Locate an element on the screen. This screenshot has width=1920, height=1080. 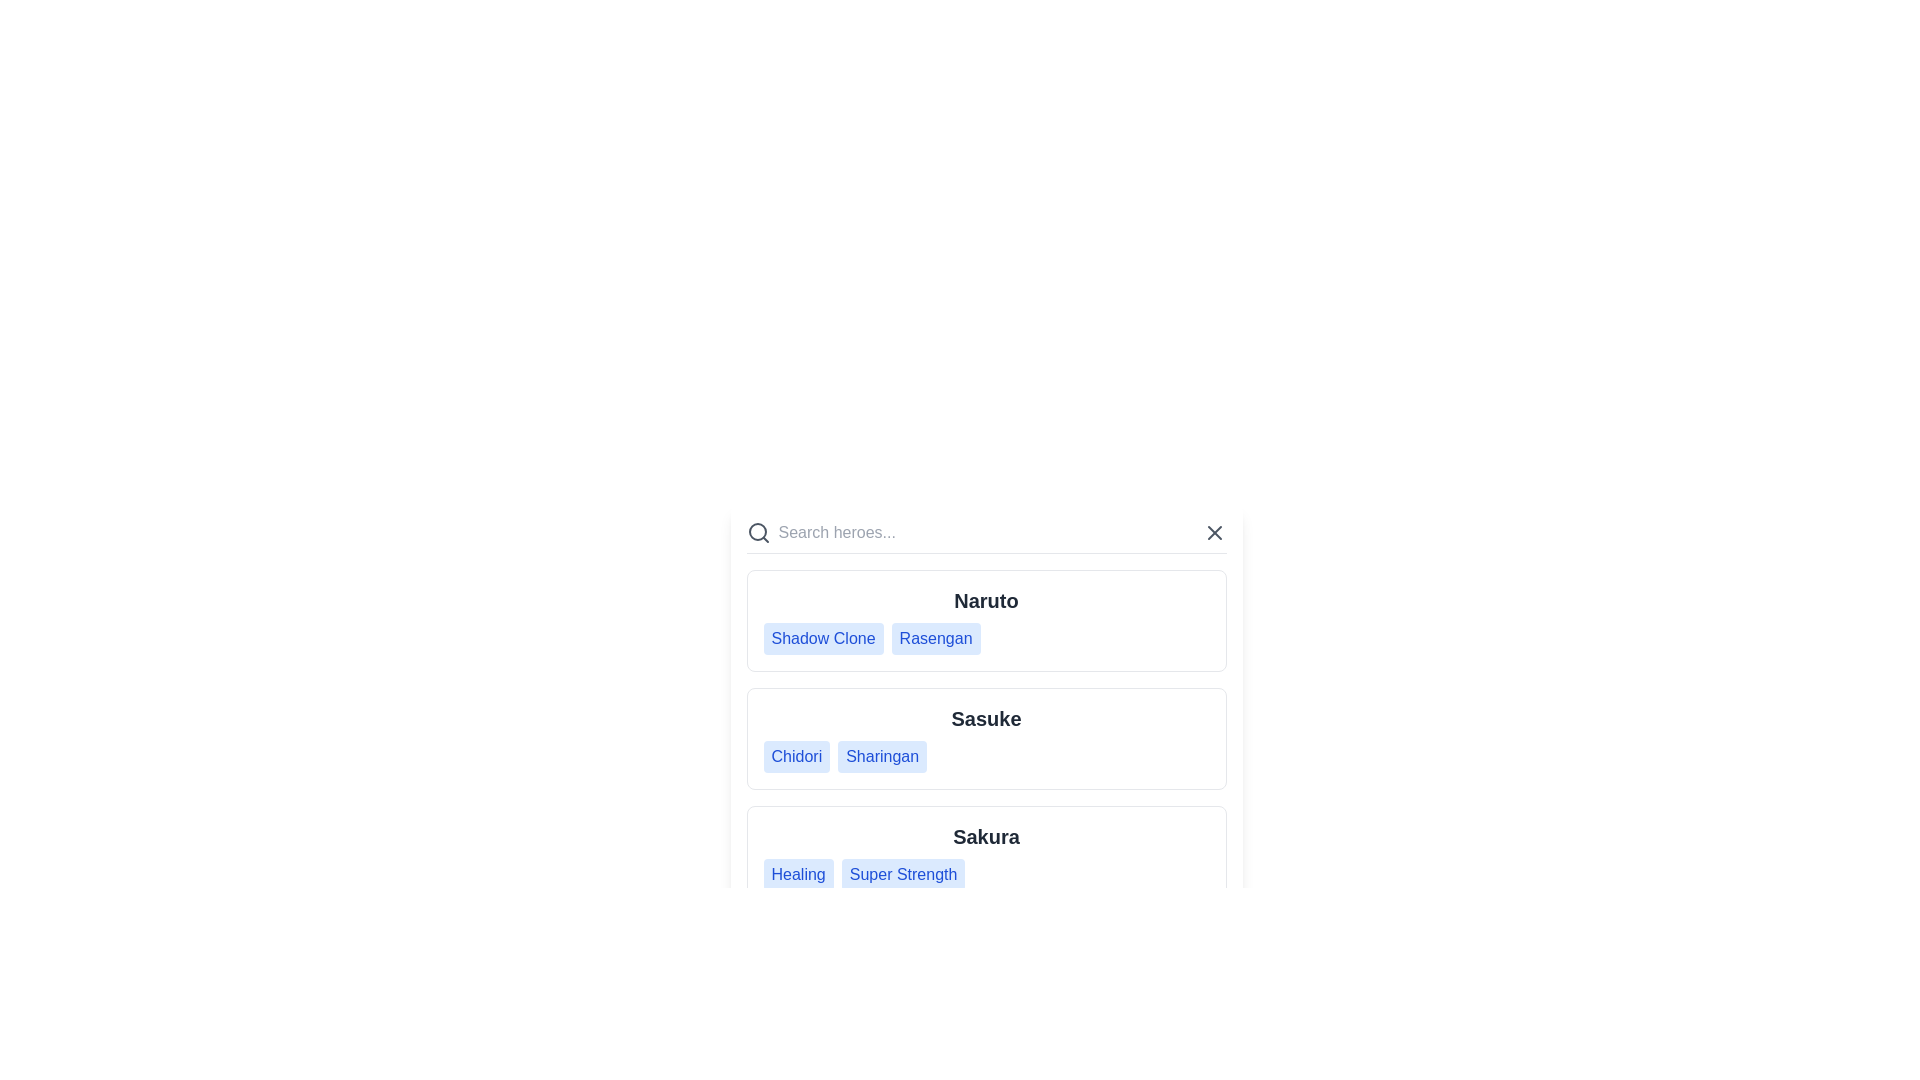
the Text label that serves as a title for the associated character card, located at the top-center of a grouped card, below the hero cards for 'Naruto' and 'Sasuke' is located at coordinates (986, 837).